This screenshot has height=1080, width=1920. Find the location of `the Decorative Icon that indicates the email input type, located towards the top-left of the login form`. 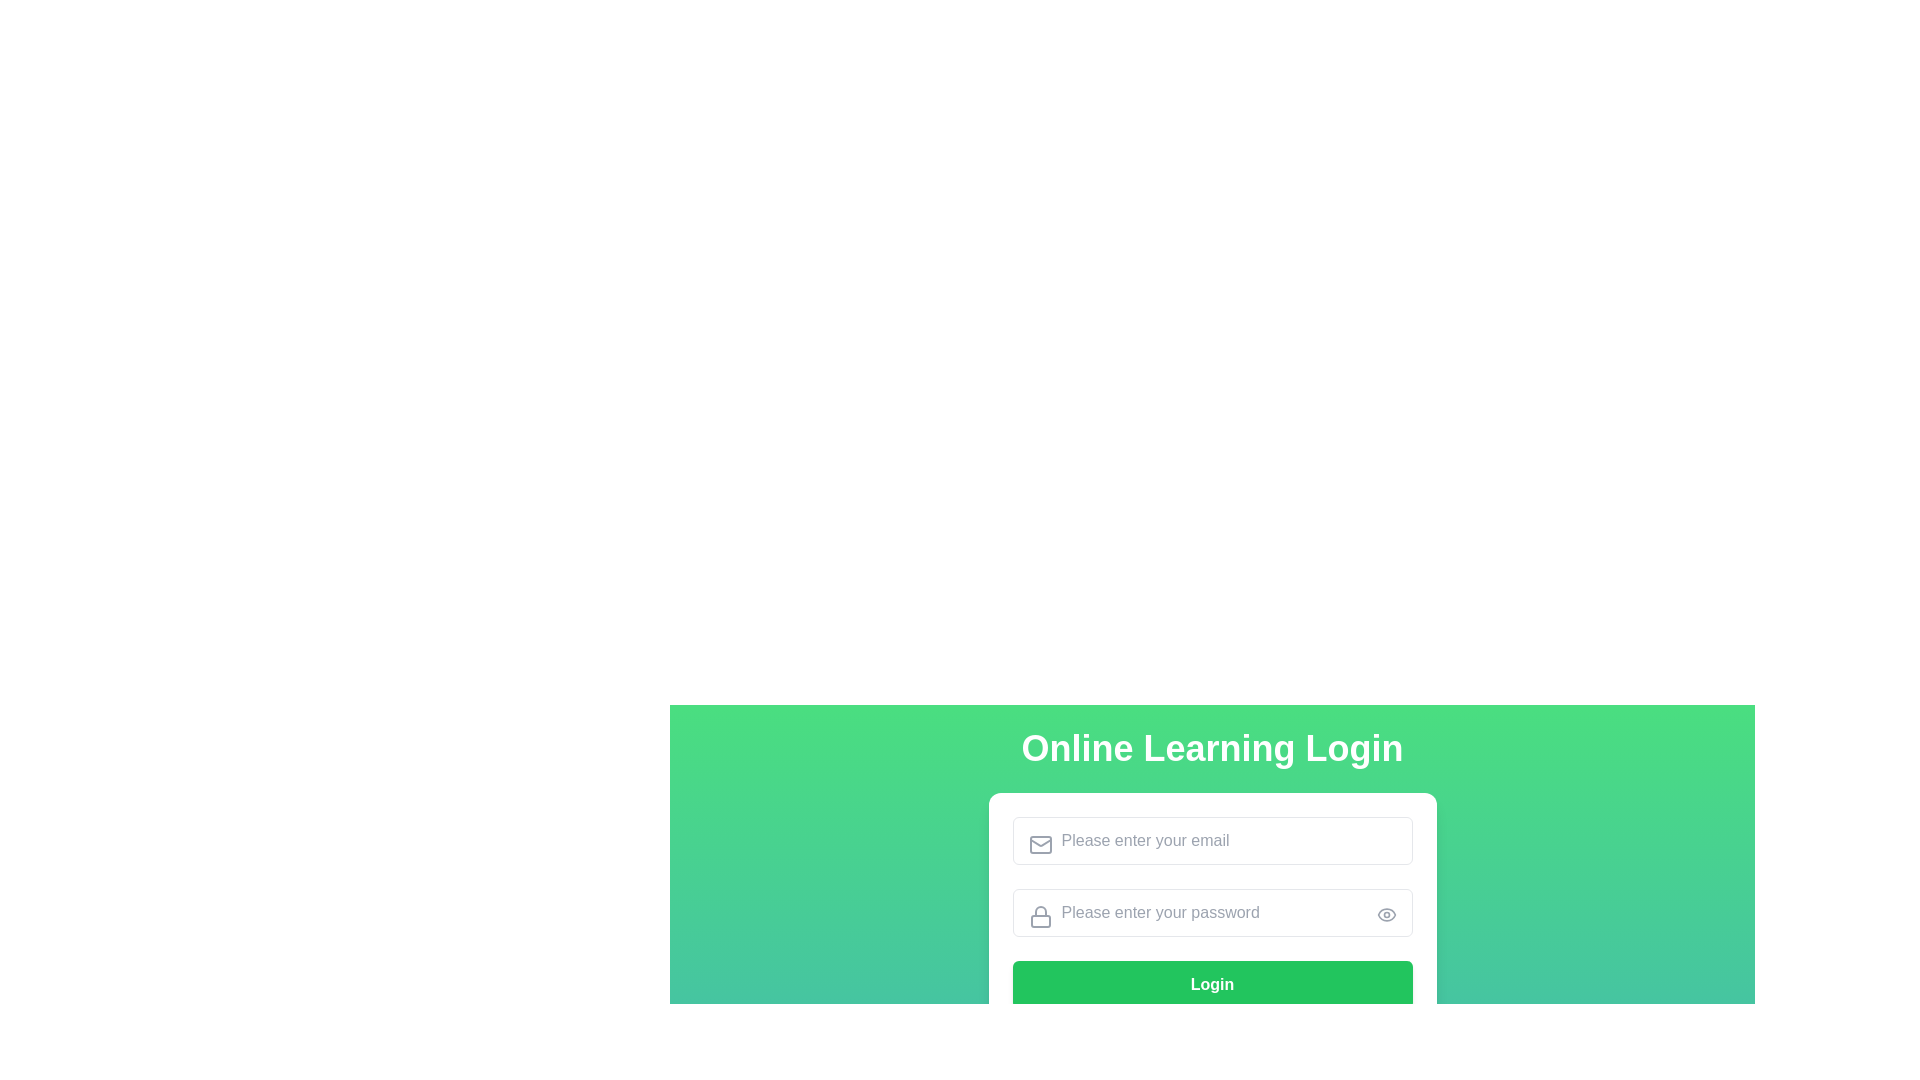

the Decorative Icon that indicates the email input type, located towards the top-left of the login form is located at coordinates (1040, 844).